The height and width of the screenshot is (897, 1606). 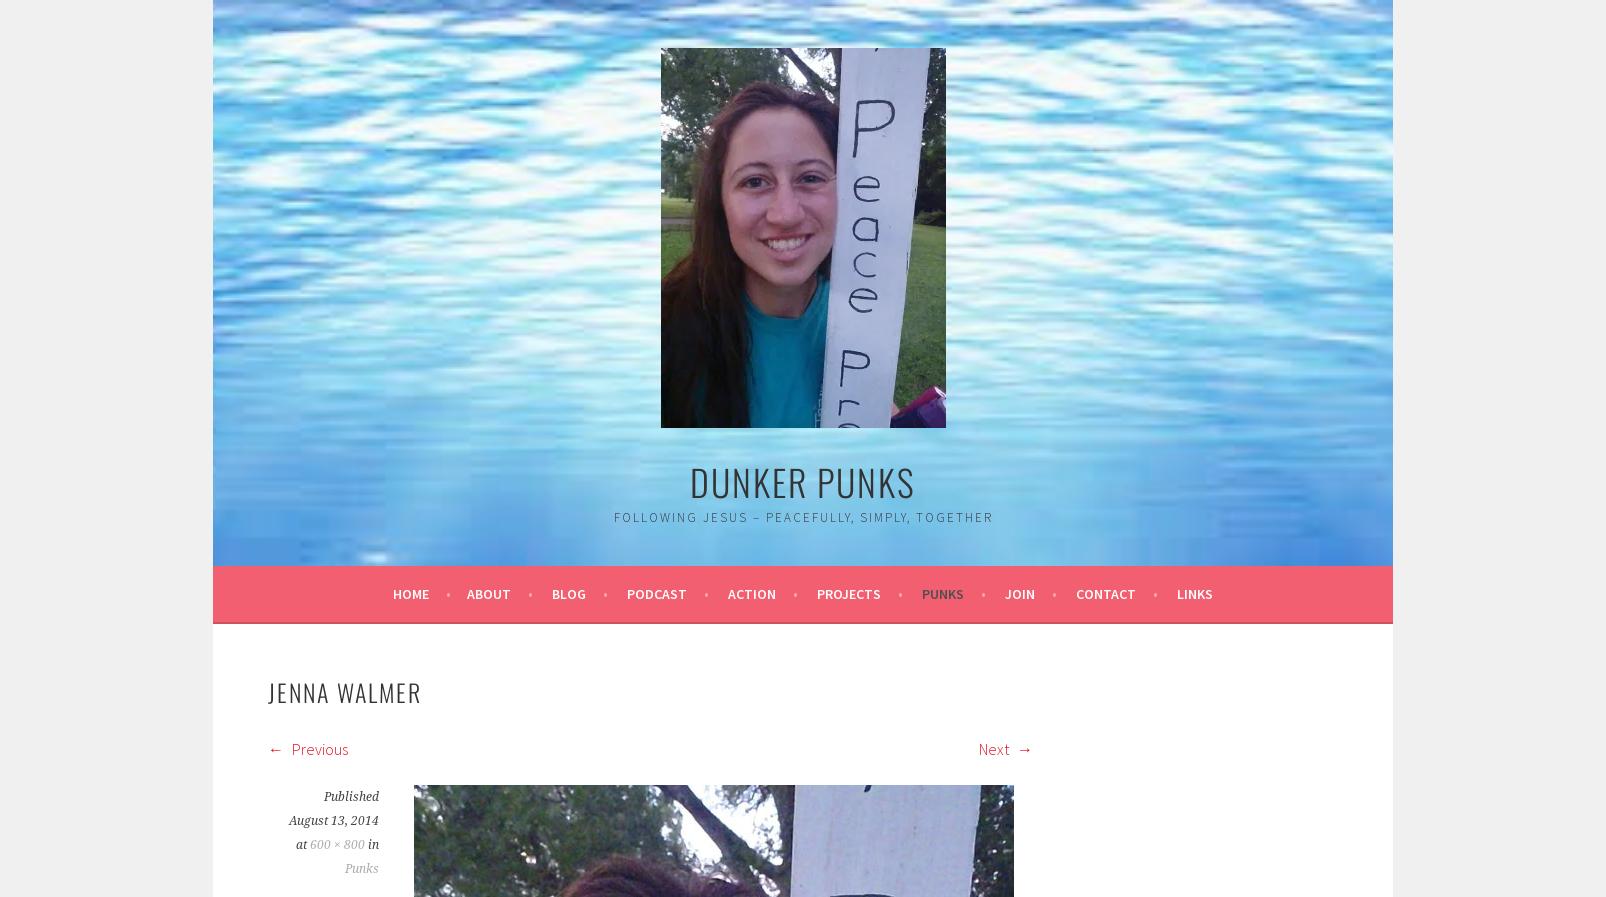 What do you see at coordinates (1194, 593) in the screenshot?
I see `'Links'` at bounding box center [1194, 593].